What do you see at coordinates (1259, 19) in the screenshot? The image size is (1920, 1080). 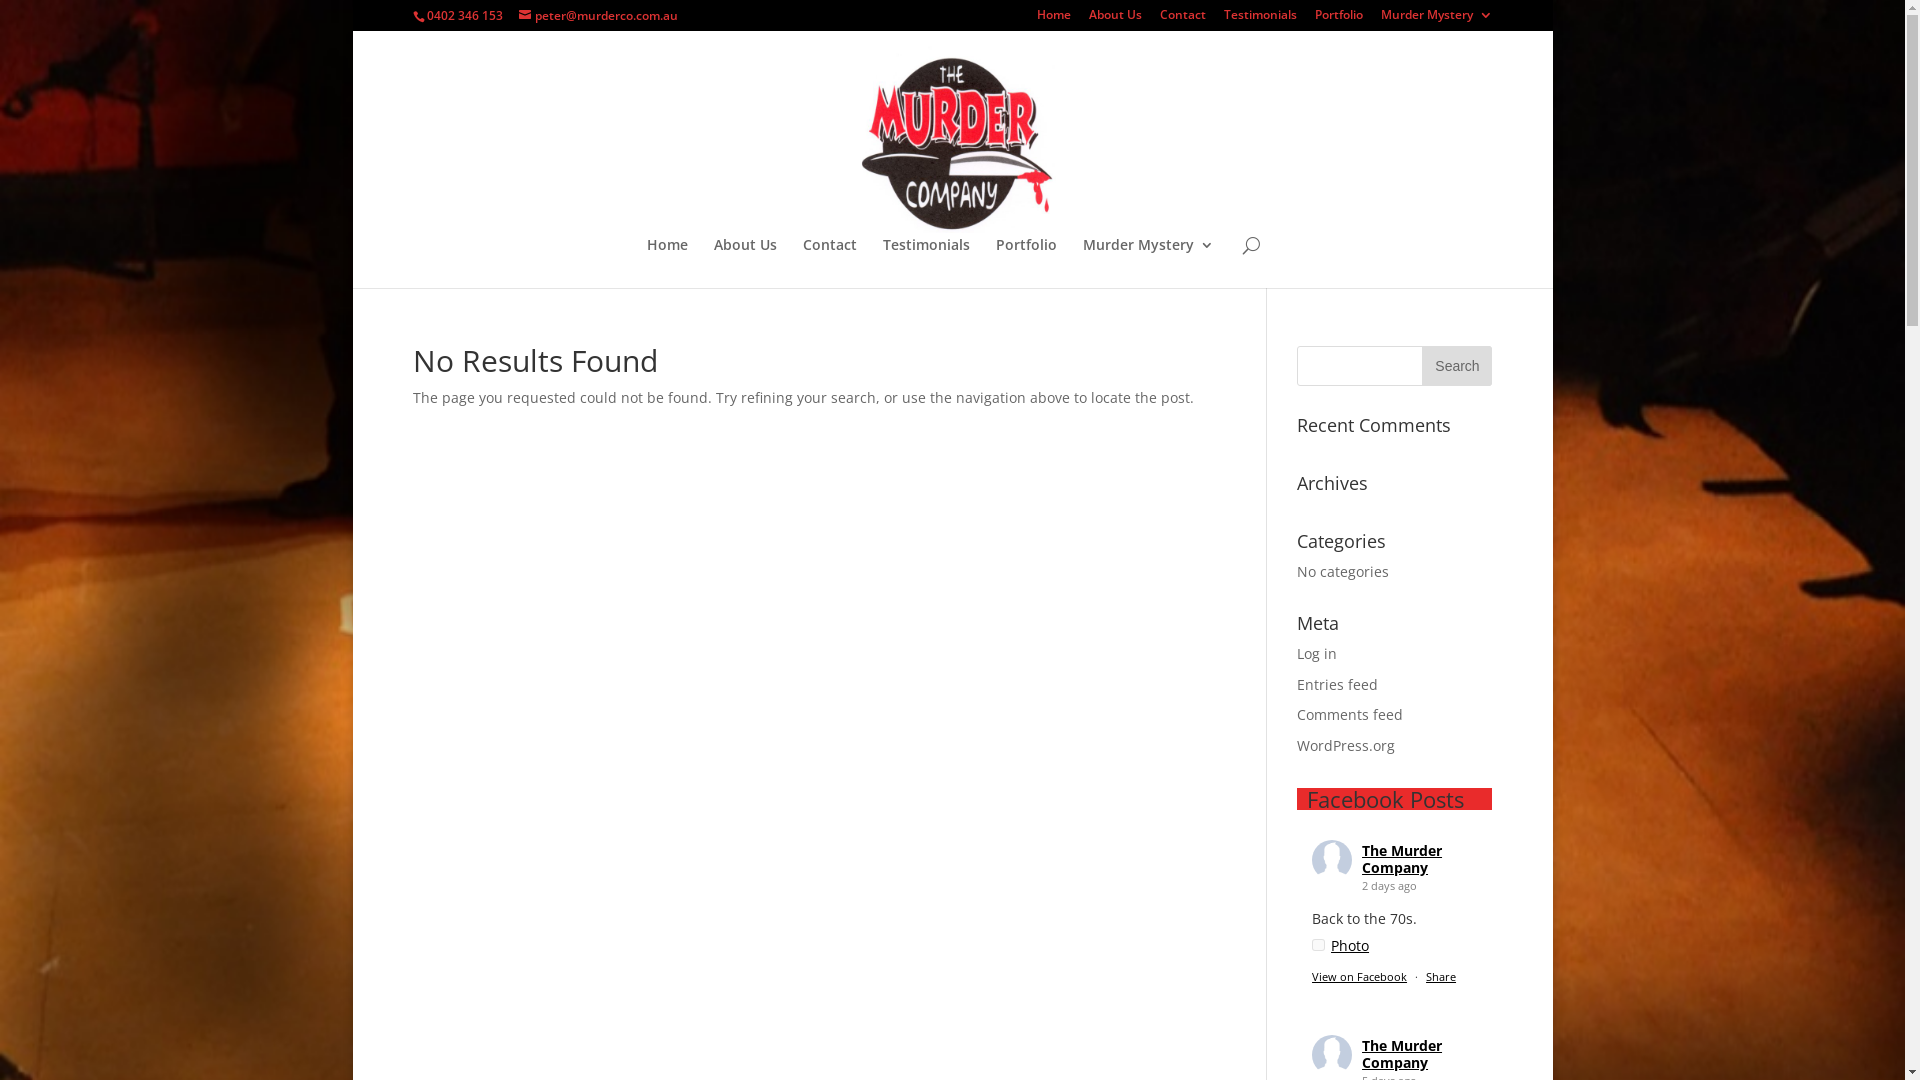 I see `'Testimonials'` at bounding box center [1259, 19].